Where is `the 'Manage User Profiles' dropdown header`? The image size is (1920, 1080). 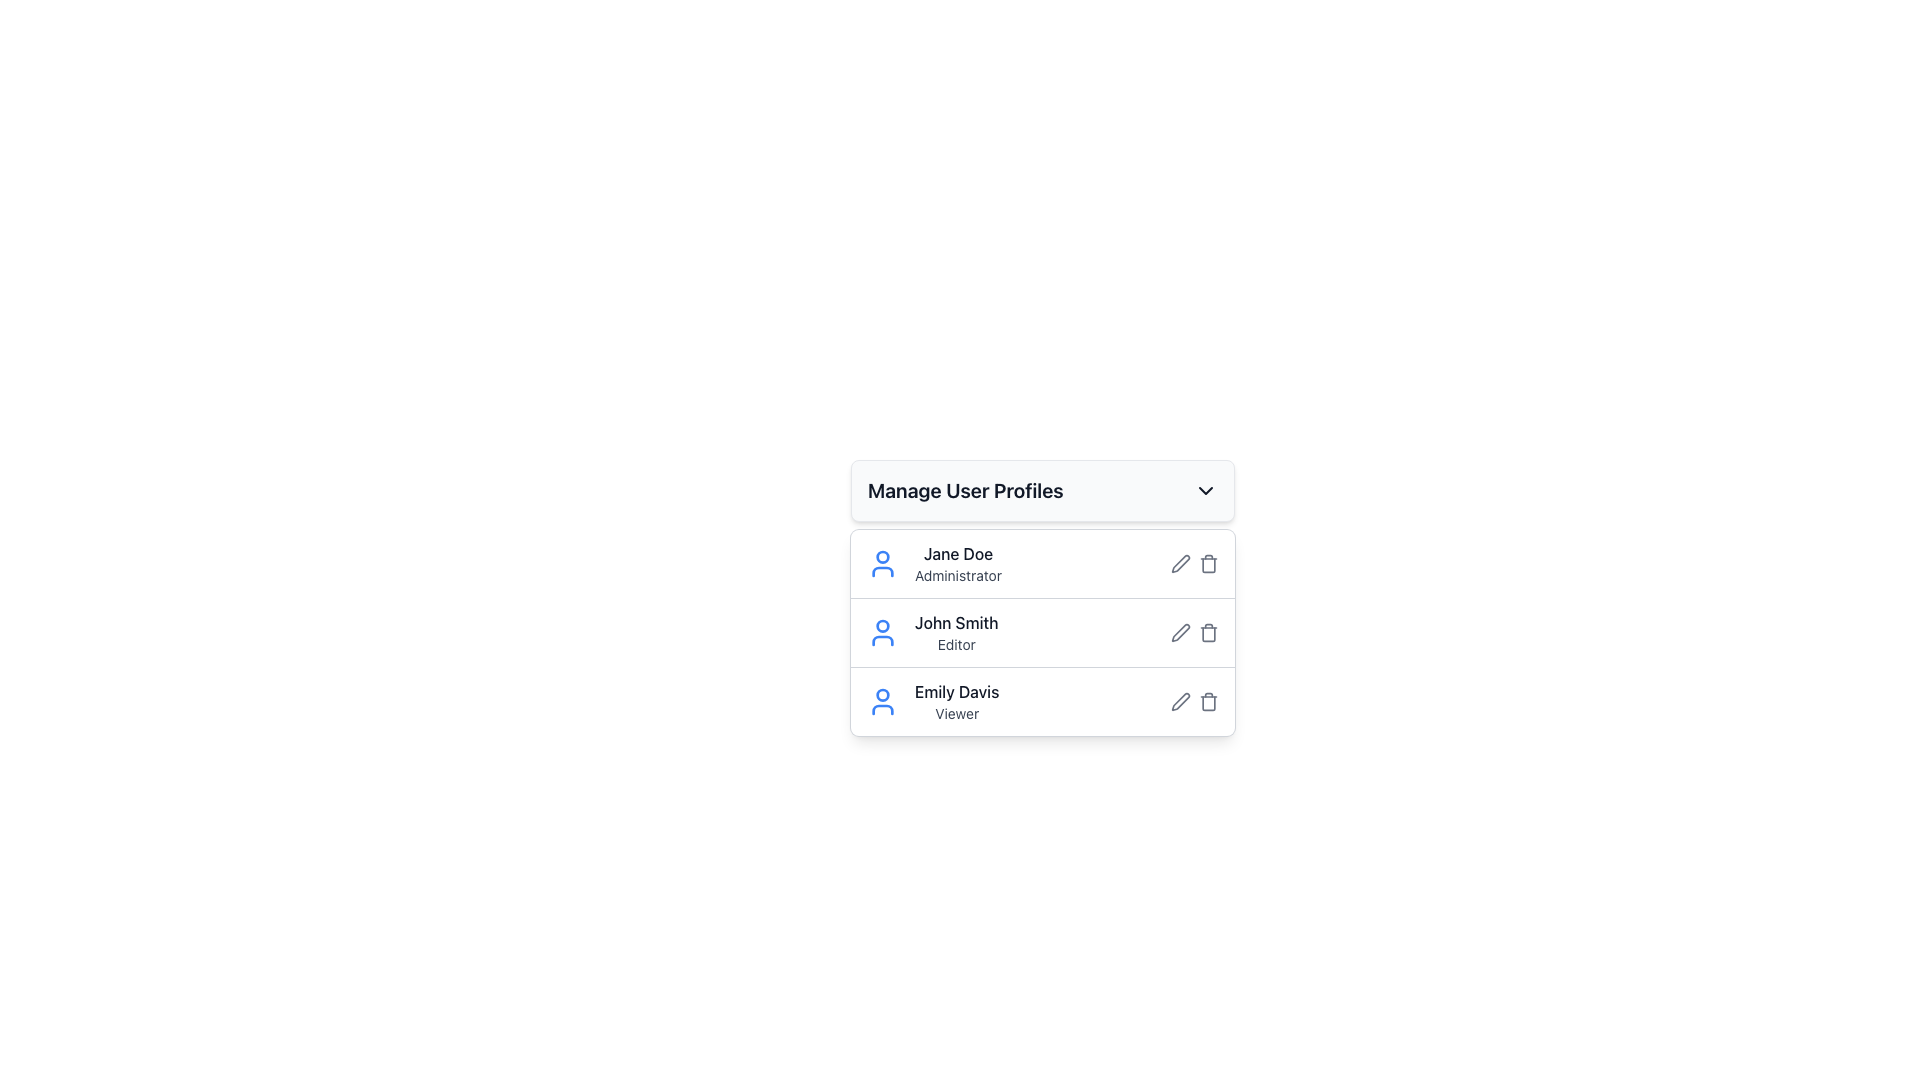 the 'Manage User Profiles' dropdown header is located at coordinates (1041, 490).